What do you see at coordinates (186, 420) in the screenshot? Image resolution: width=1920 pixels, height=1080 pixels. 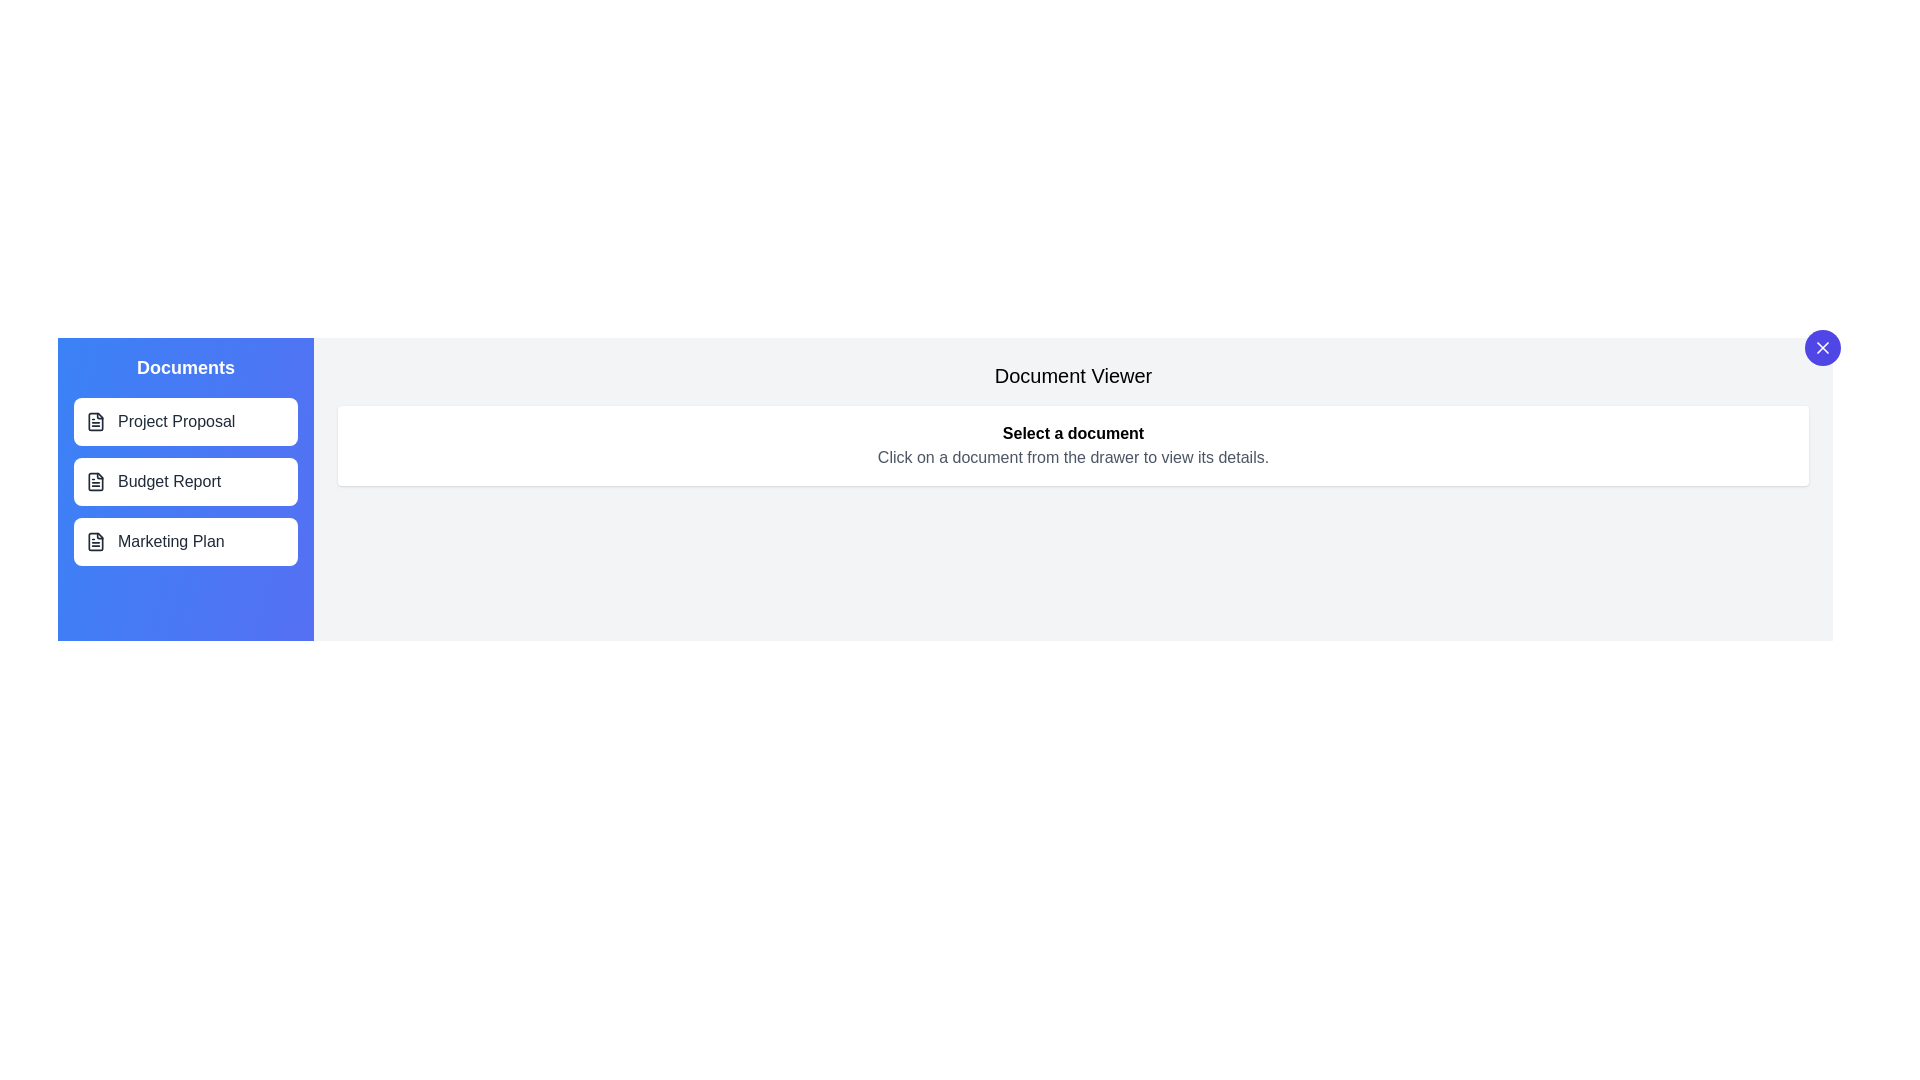 I see `the document item labeled Project Proposal to preview its interactivity` at bounding box center [186, 420].